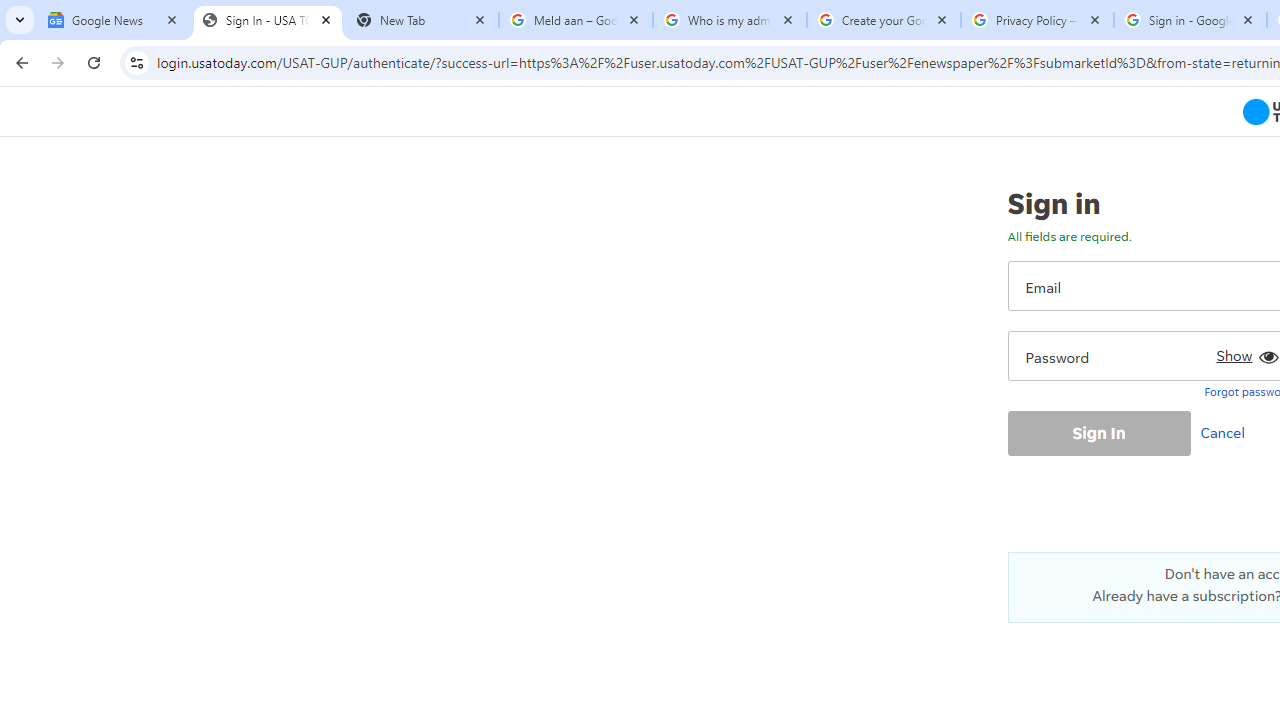  What do you see at coordinates (58, 61) in the screenshot?
I see `'Forward'` at bounding box center [58, 61].